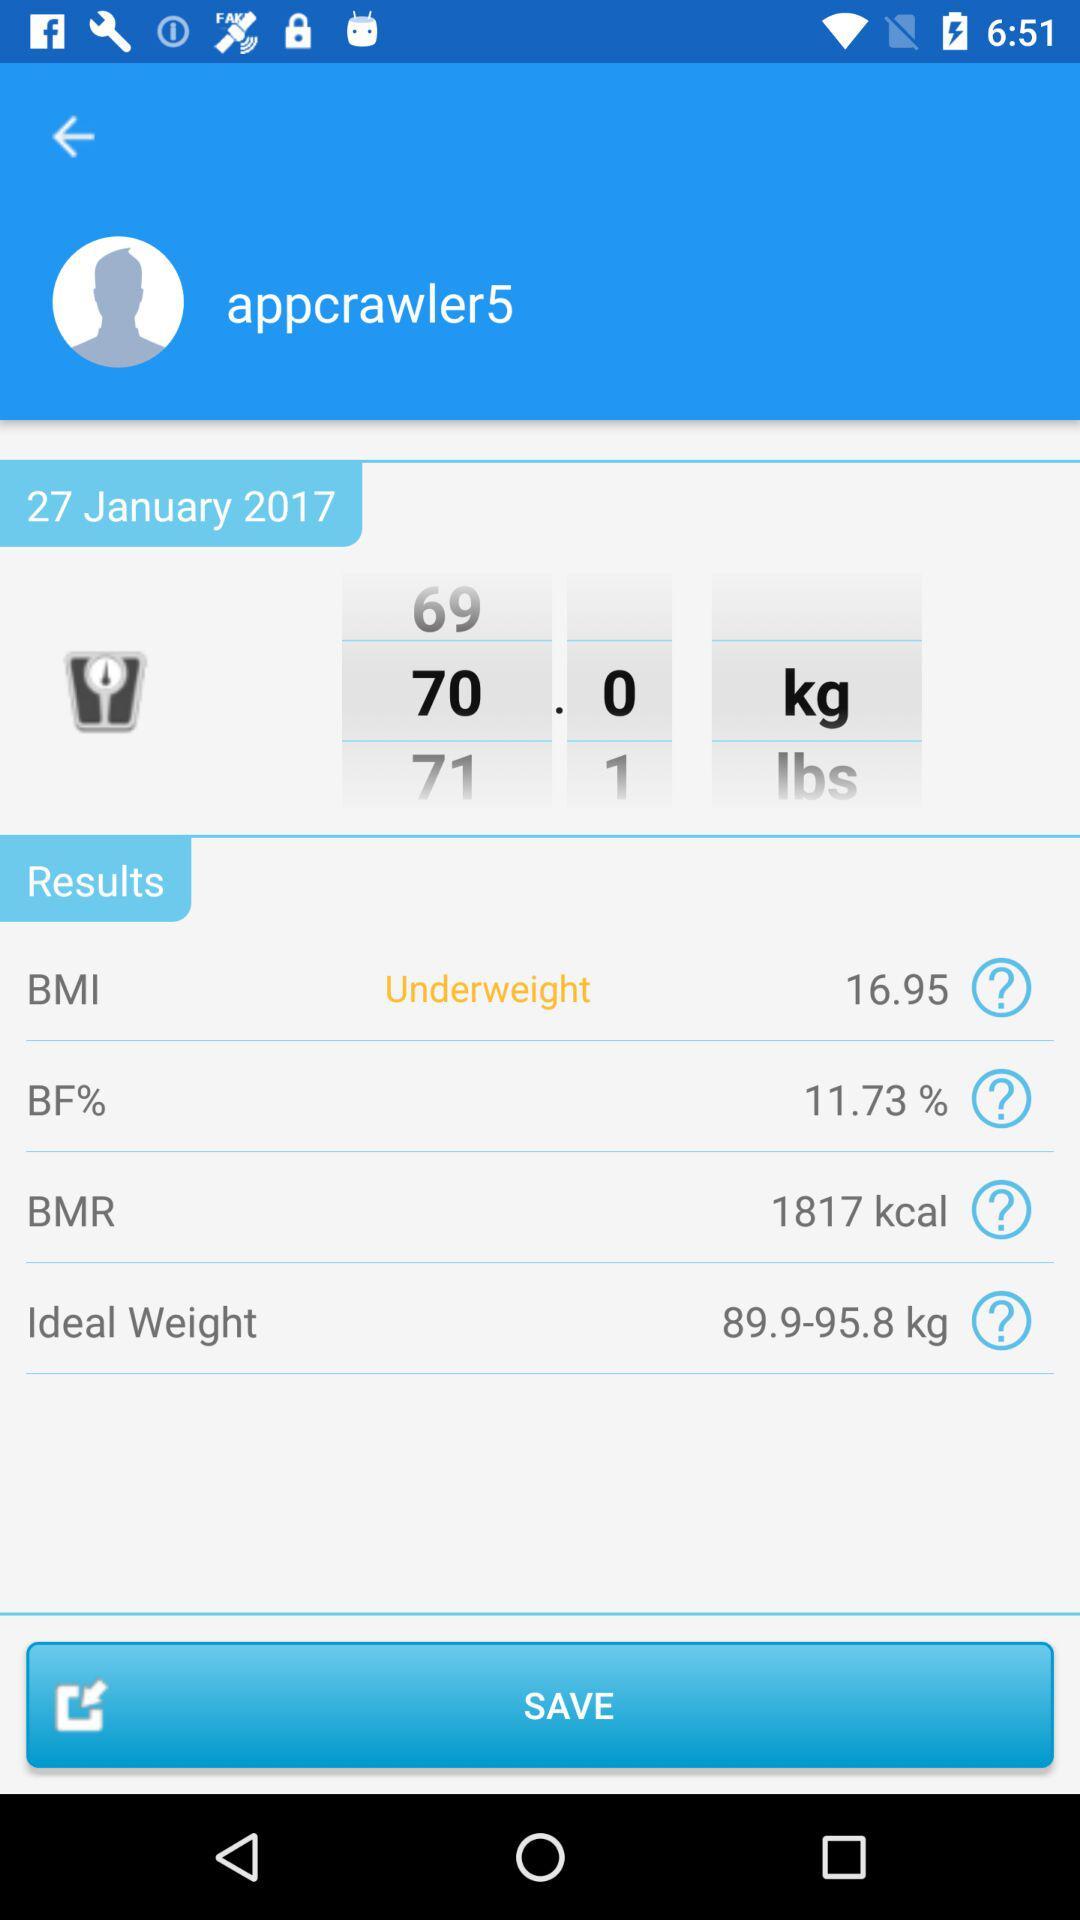 This screenshot has width=1080, height=1920. I want to click on explain bmi, so click(1001, 987).